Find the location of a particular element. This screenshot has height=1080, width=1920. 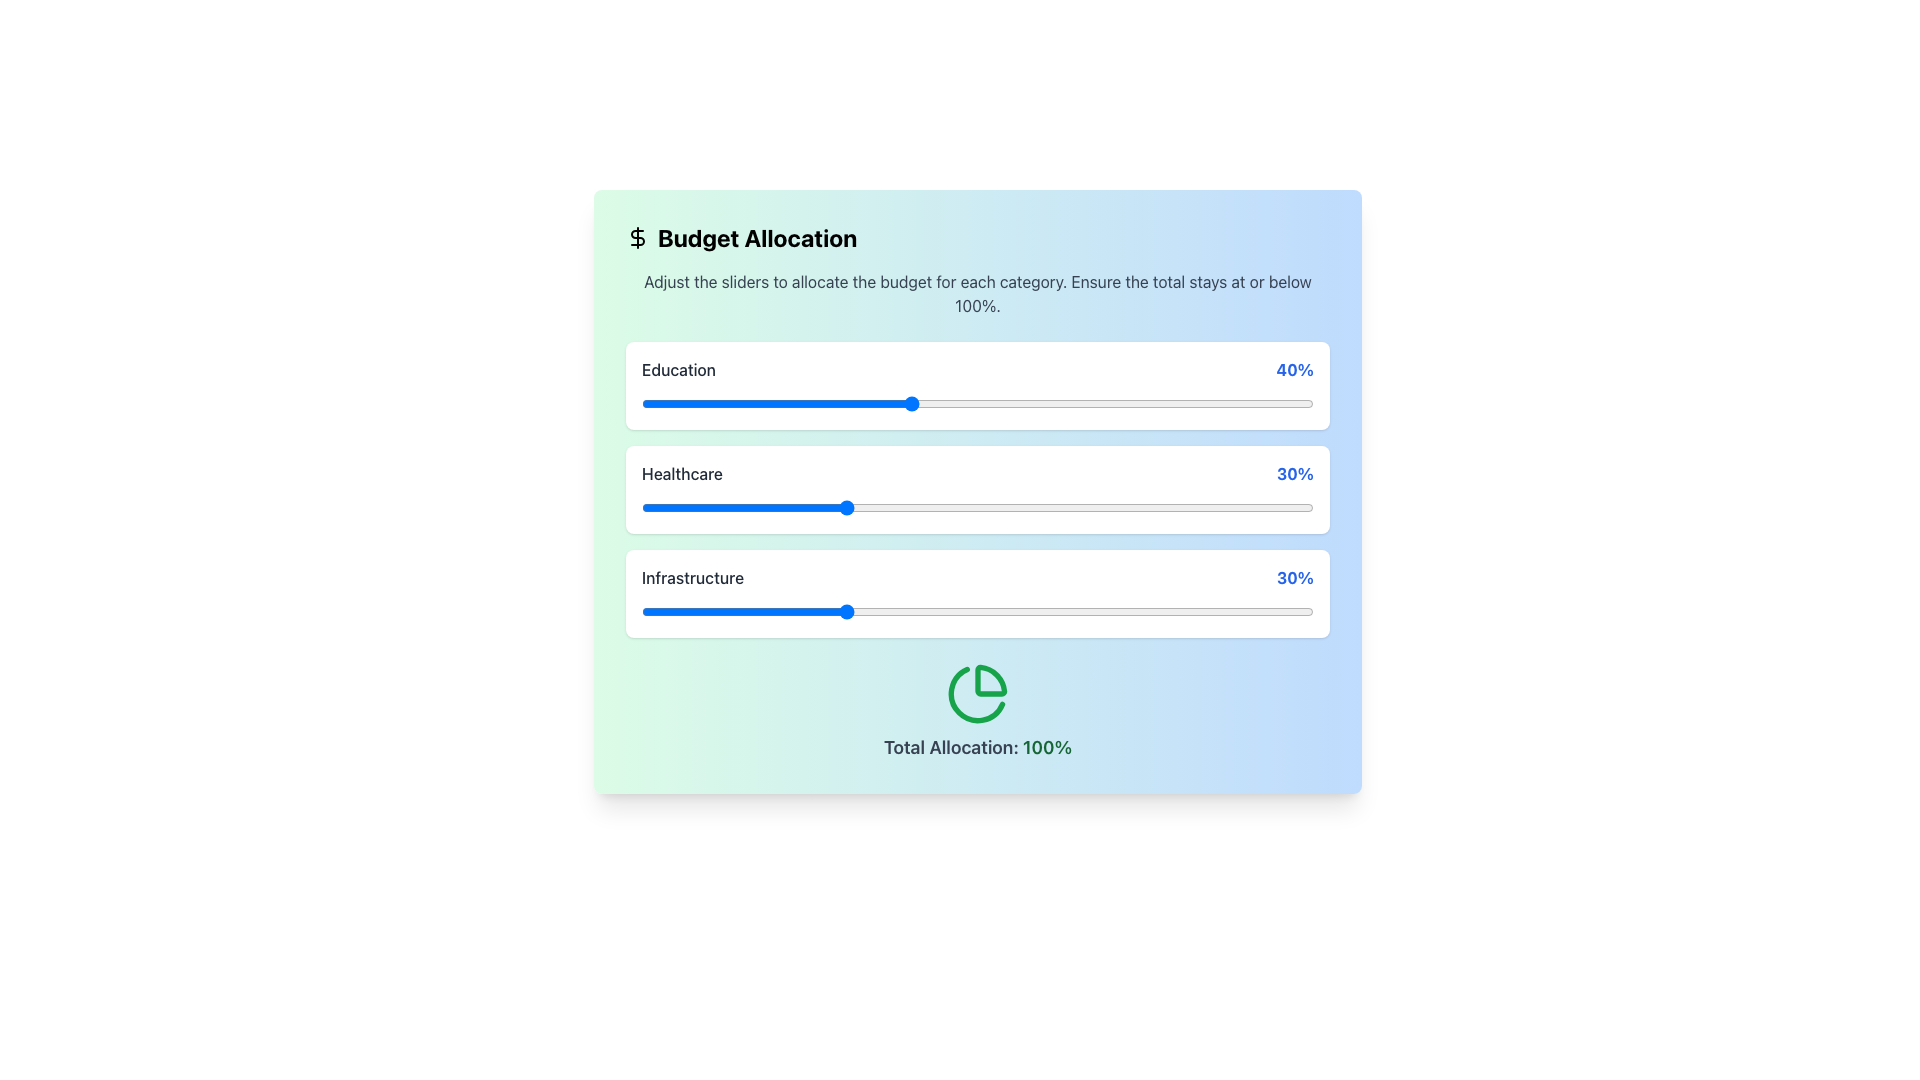

healthcare budget allocation is located at coordinates (936, 507).